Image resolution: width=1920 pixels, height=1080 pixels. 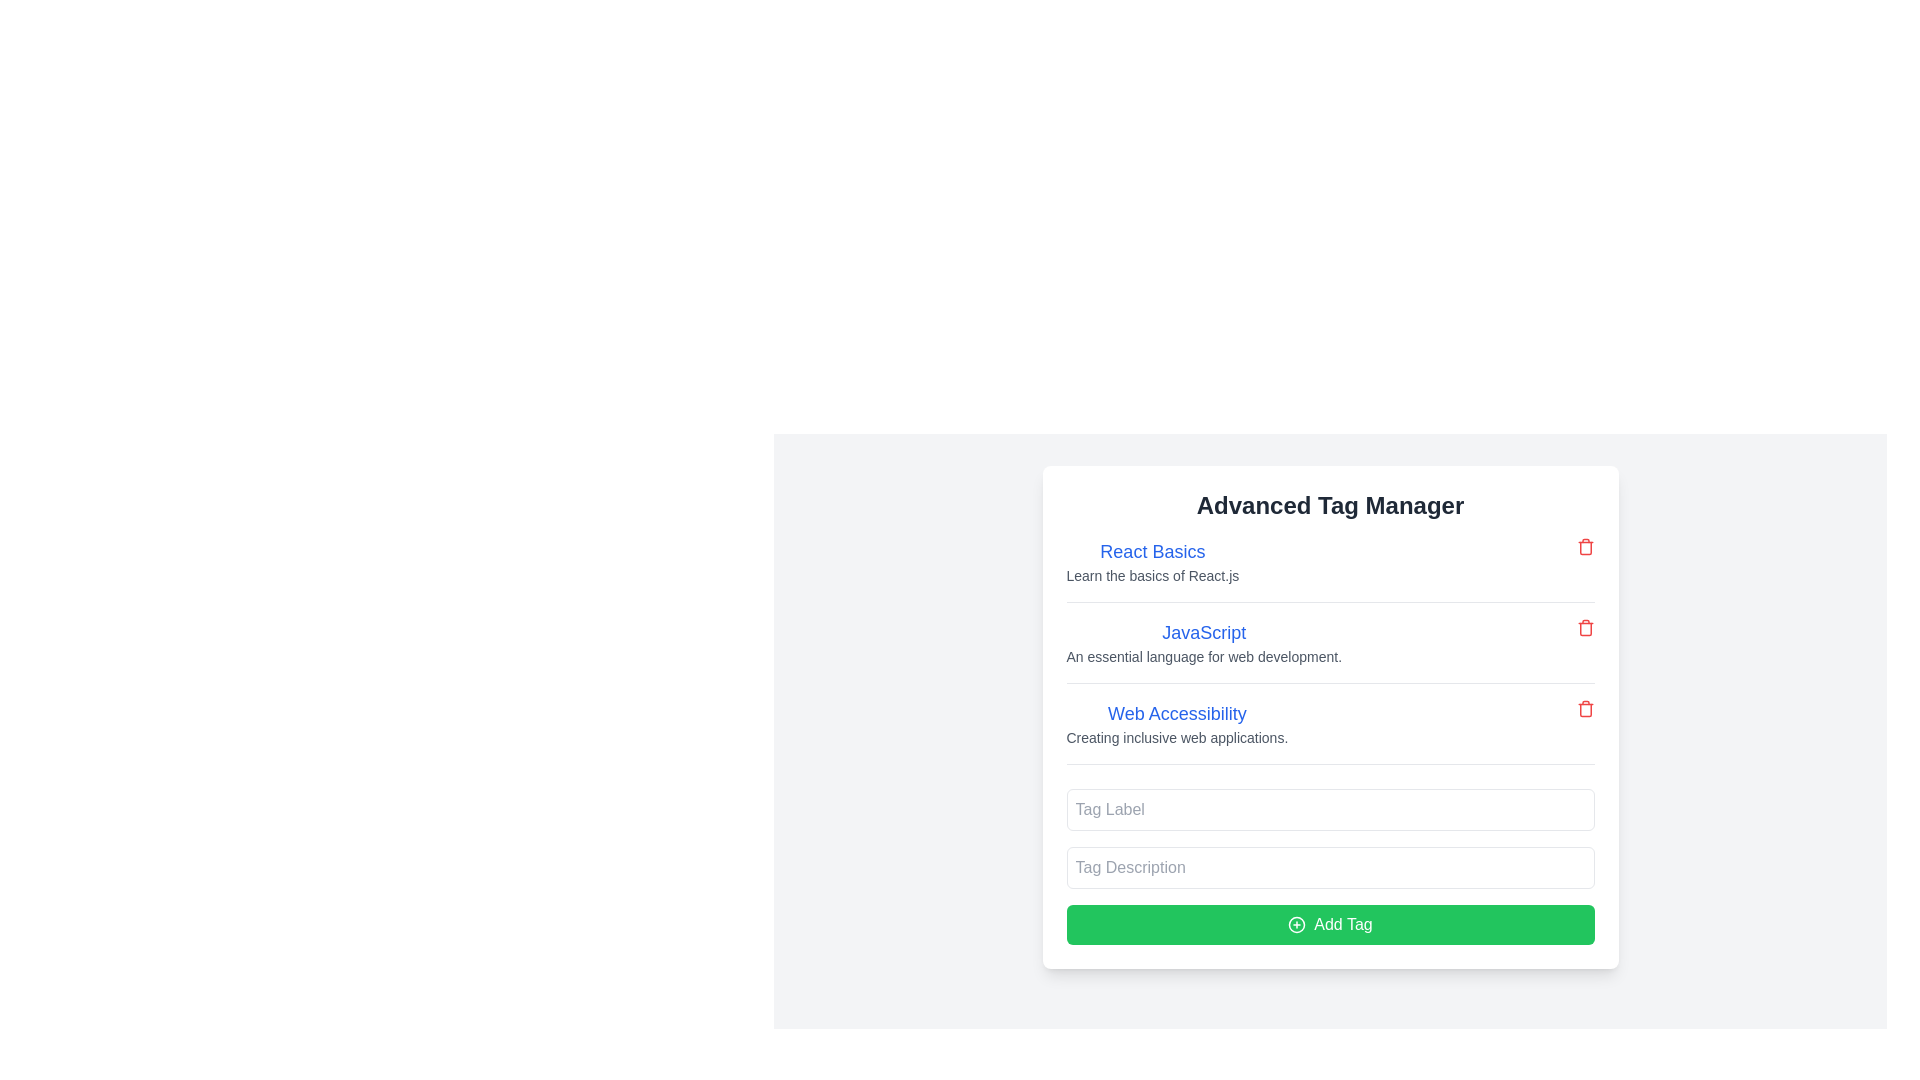 I want to click on the static text block titled 'React Basics', which is styled in blue and contains the description 'Learn the basics of React.js.', so click(x=1152, y=562).